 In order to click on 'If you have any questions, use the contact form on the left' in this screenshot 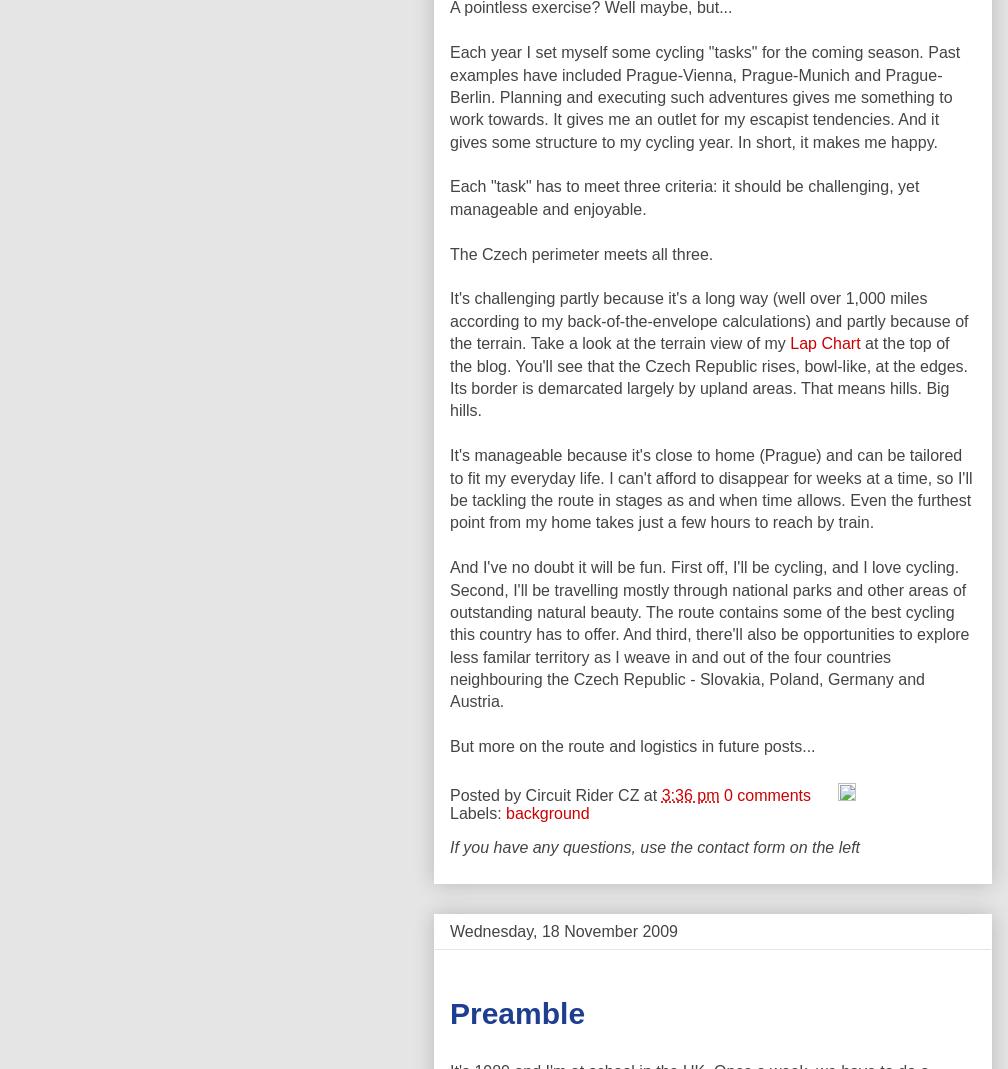, I will do `click(654, 846)`.